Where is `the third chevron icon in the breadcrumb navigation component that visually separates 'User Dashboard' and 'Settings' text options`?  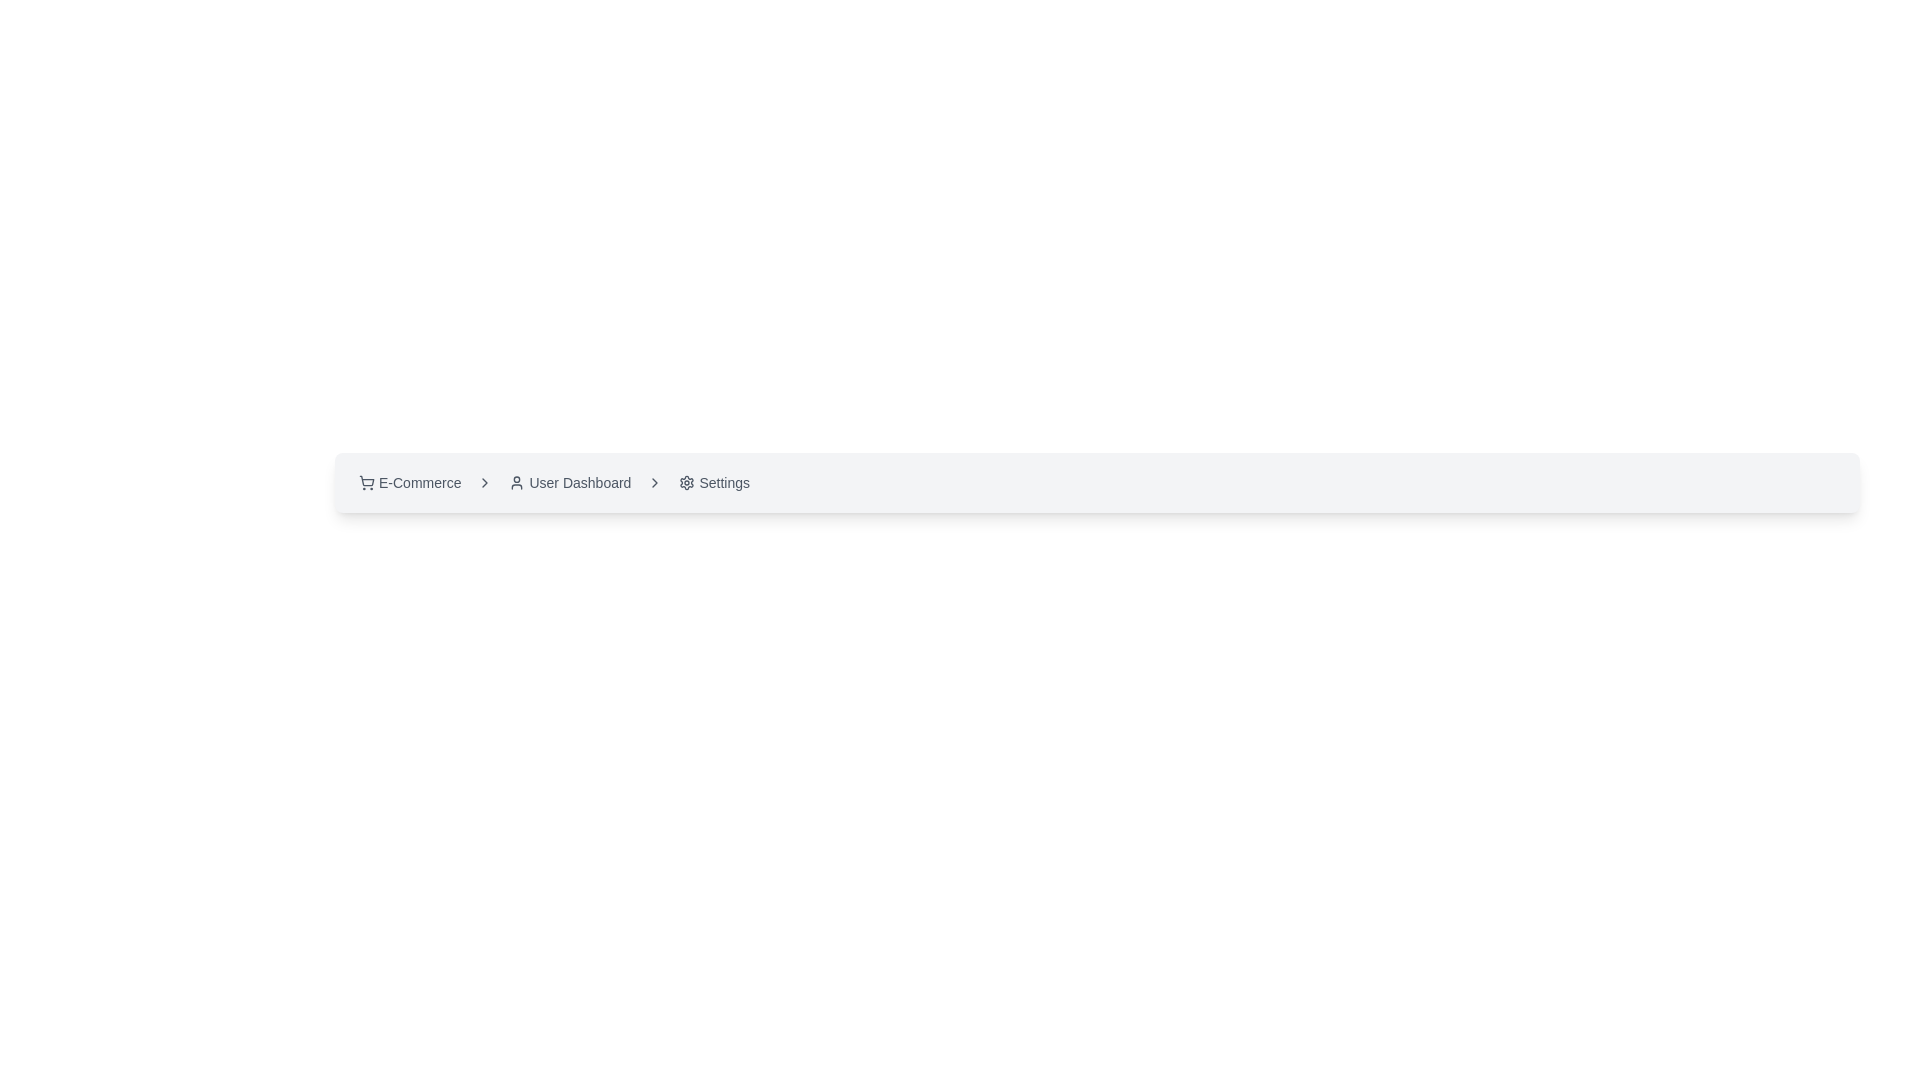 the third chevron icon in the breadcrumb navigation component that visually separates 'User Dashboard' and 'Settings' text options is located at coordinates (655, 482).